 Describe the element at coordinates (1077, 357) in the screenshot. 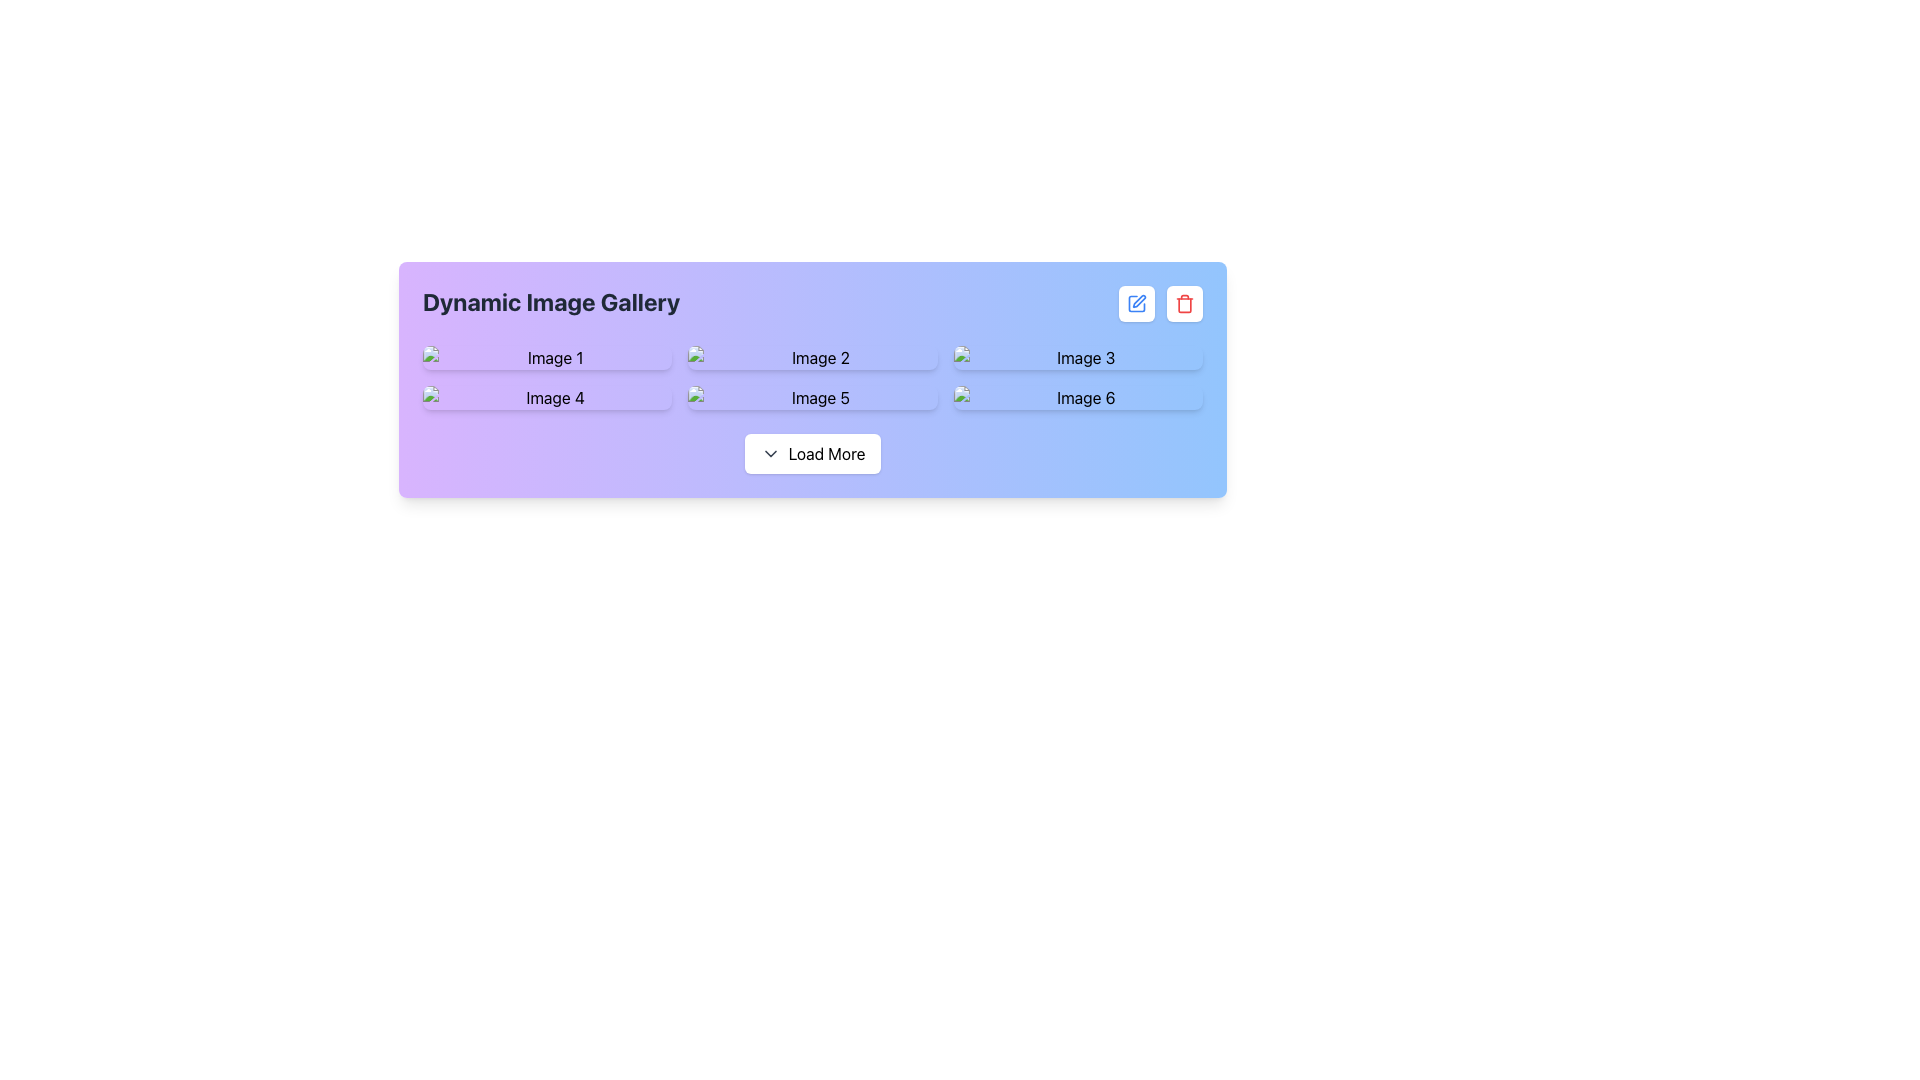

I see `the placeholder labeled 'Image 3'` at that location.